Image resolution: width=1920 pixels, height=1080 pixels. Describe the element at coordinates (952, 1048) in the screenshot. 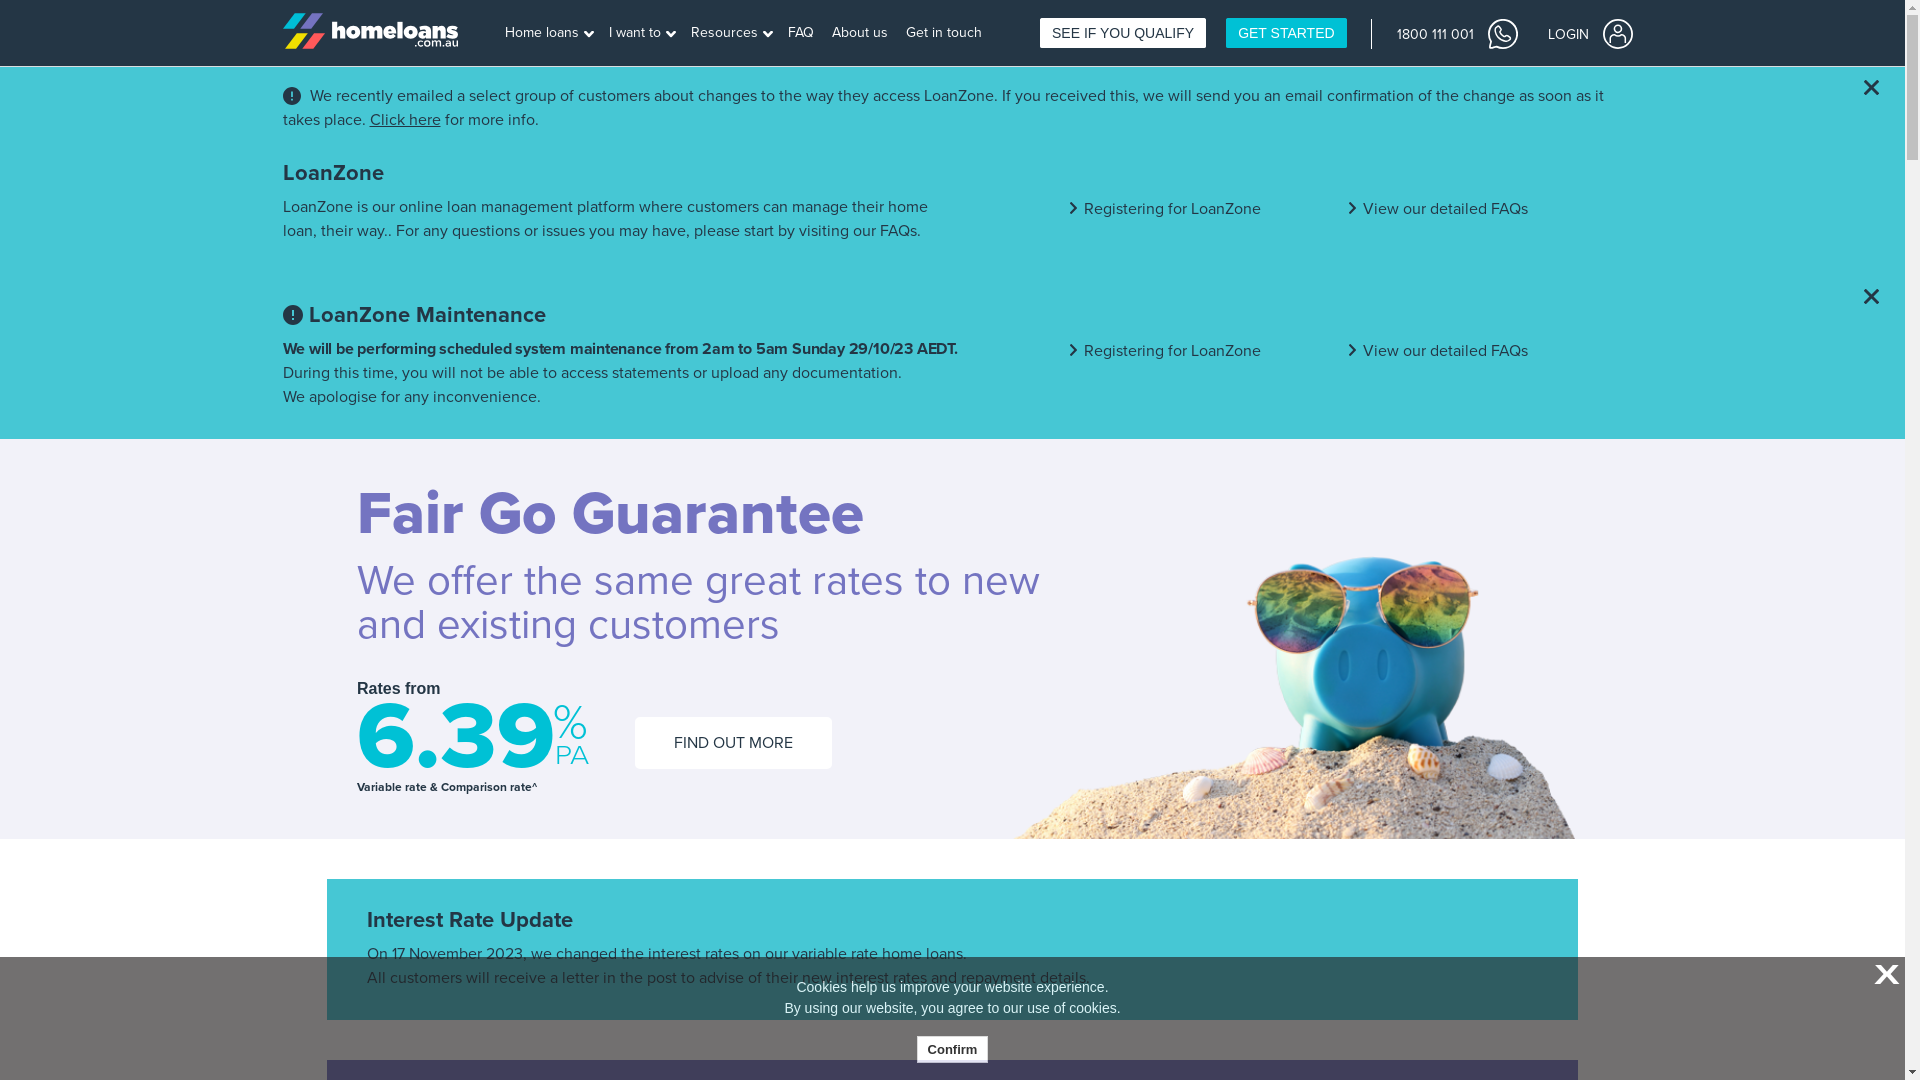

I see `'Confirm'` at that location.